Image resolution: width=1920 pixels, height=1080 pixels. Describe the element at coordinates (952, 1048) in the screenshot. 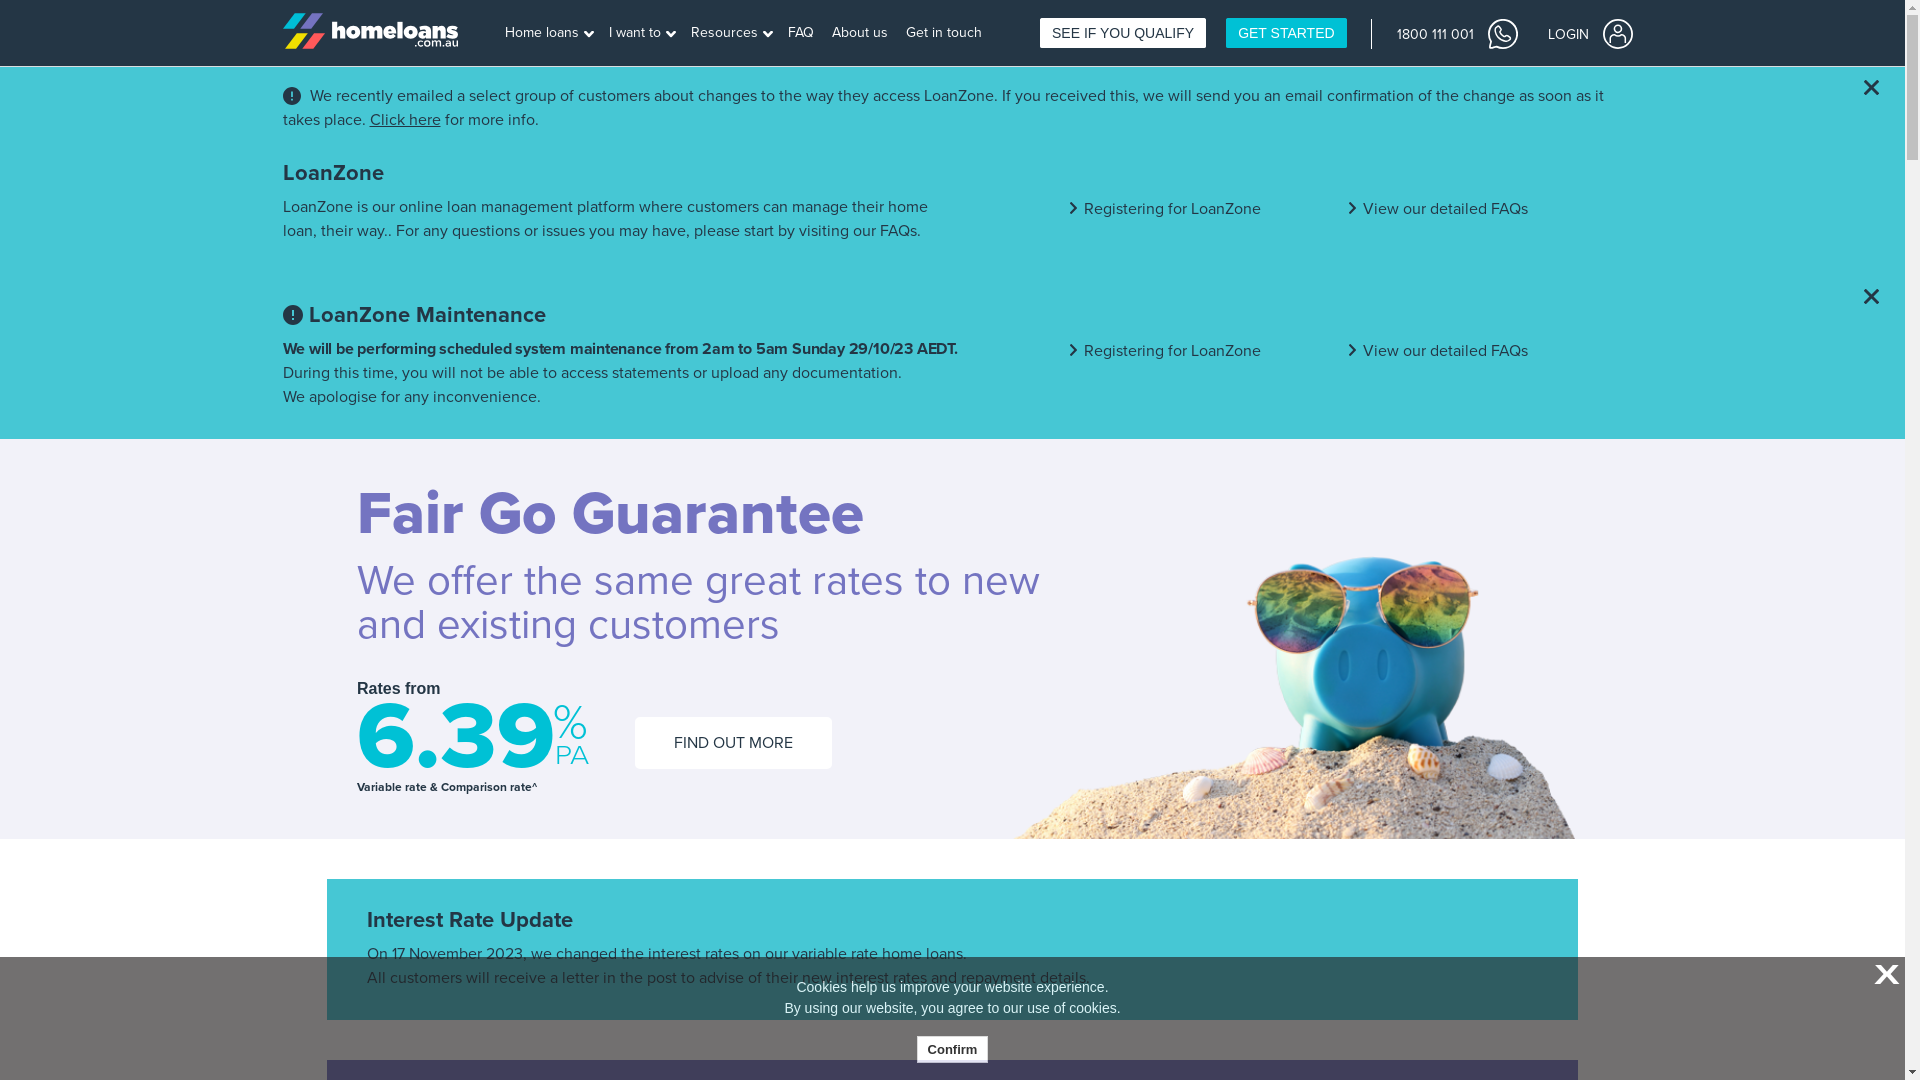

I see `'Confirm'` at that location.